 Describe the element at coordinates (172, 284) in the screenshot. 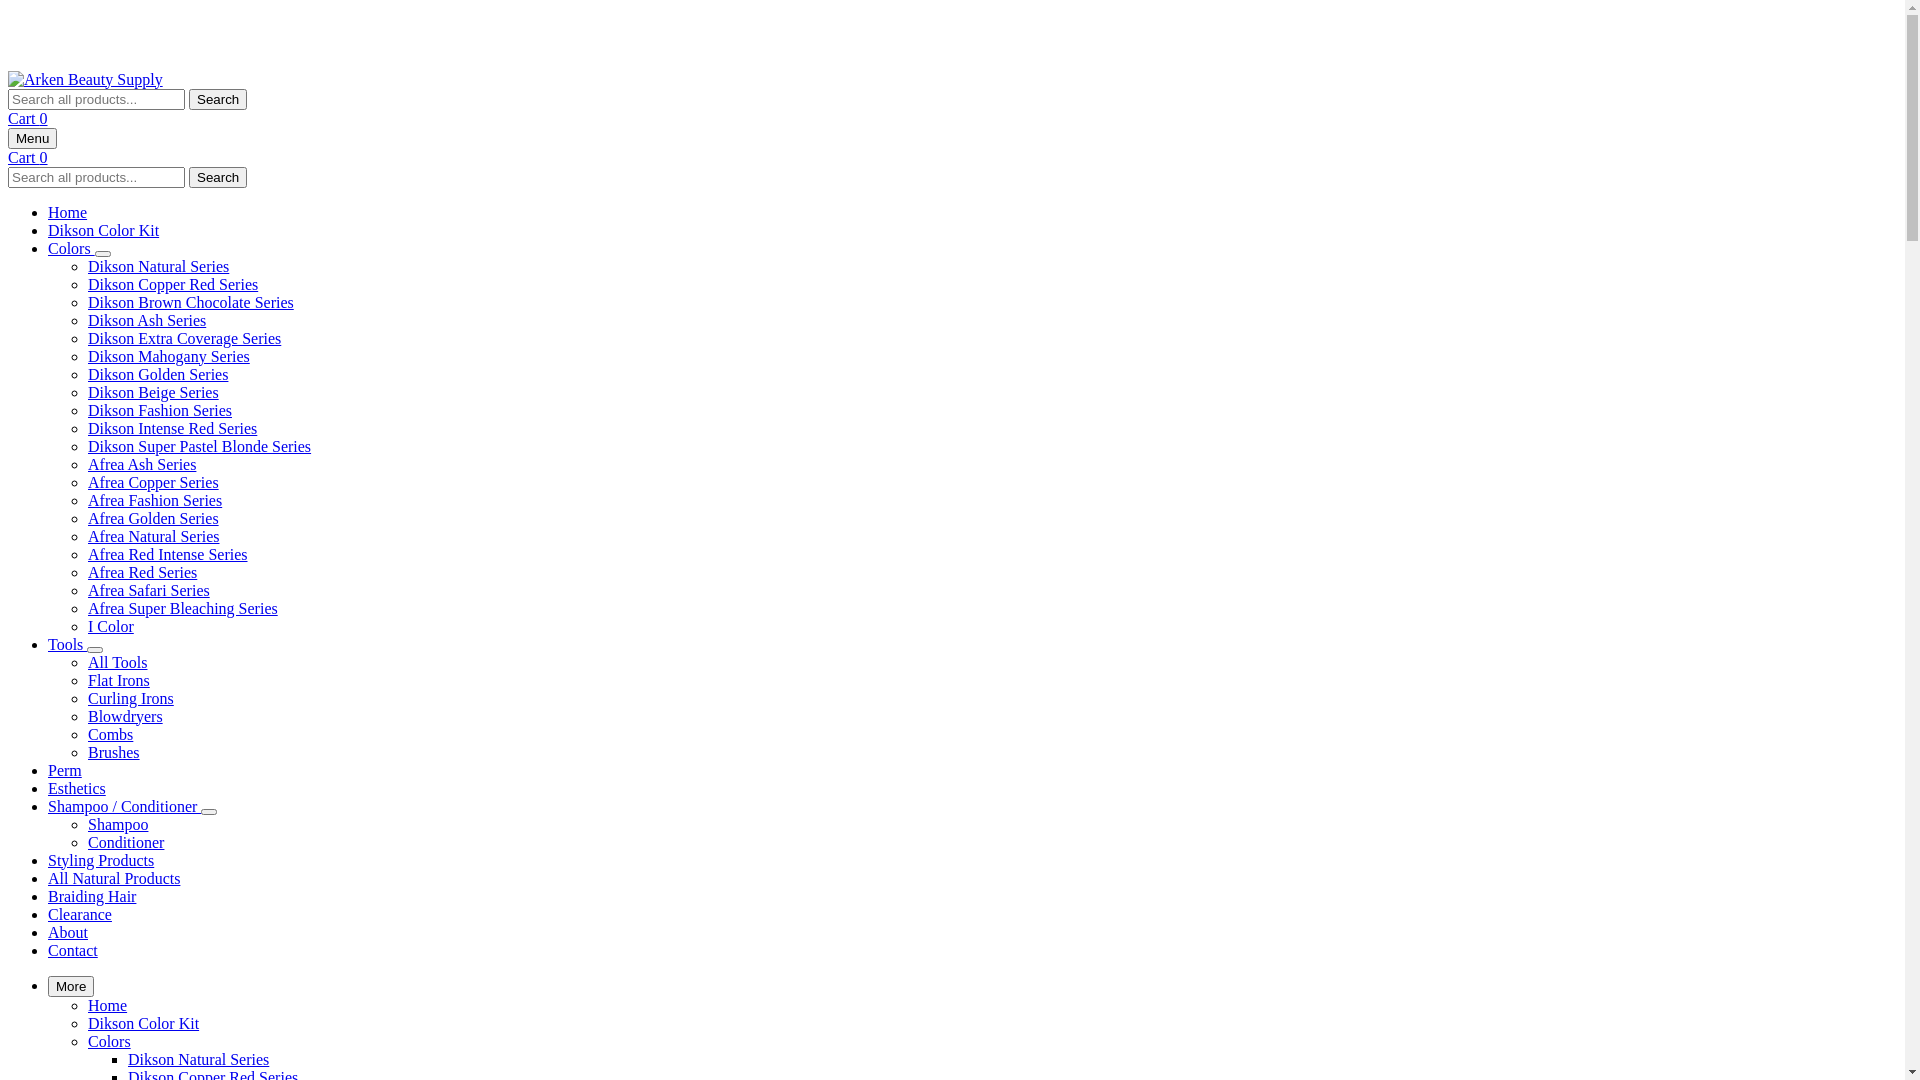

I see `'Dikson Copper Red Series'` at that location.